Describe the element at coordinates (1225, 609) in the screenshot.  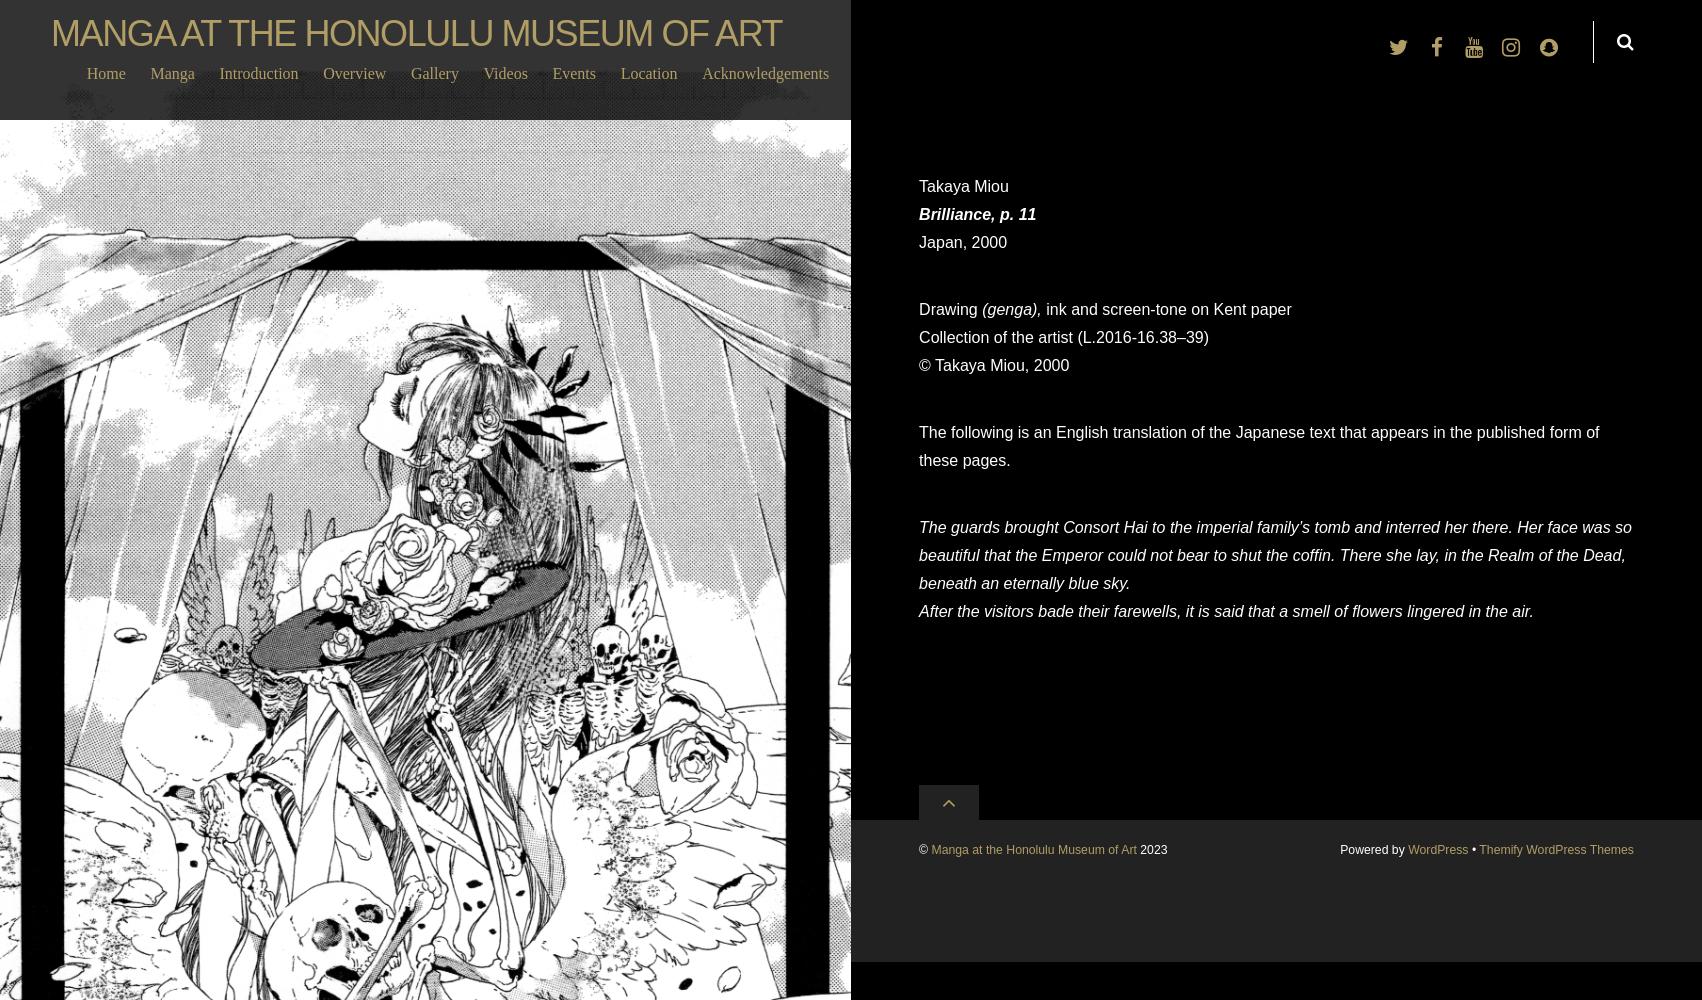
I see `'After the visitors bade their farewells, it is said that a smell of flowers lingered in the air.'` at that location.